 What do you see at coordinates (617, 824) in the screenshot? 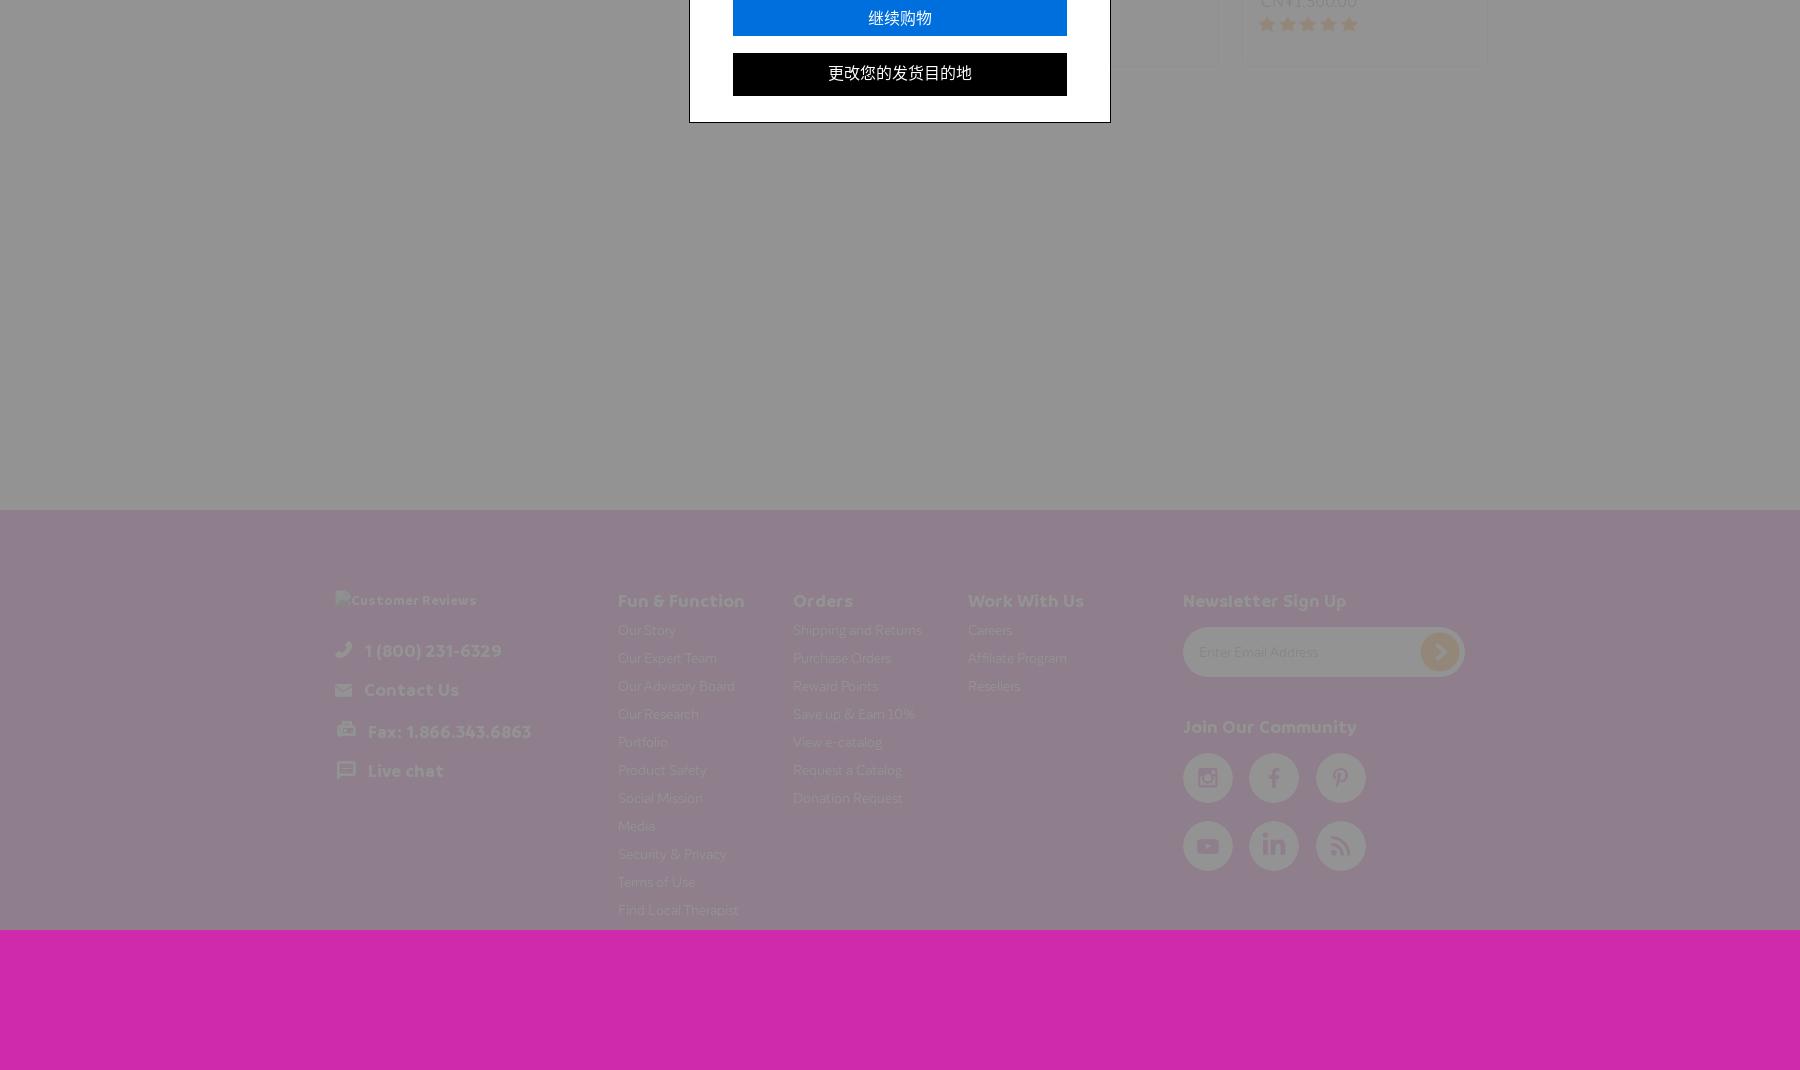
I see `'Media'` at bounding box center [617, 824].